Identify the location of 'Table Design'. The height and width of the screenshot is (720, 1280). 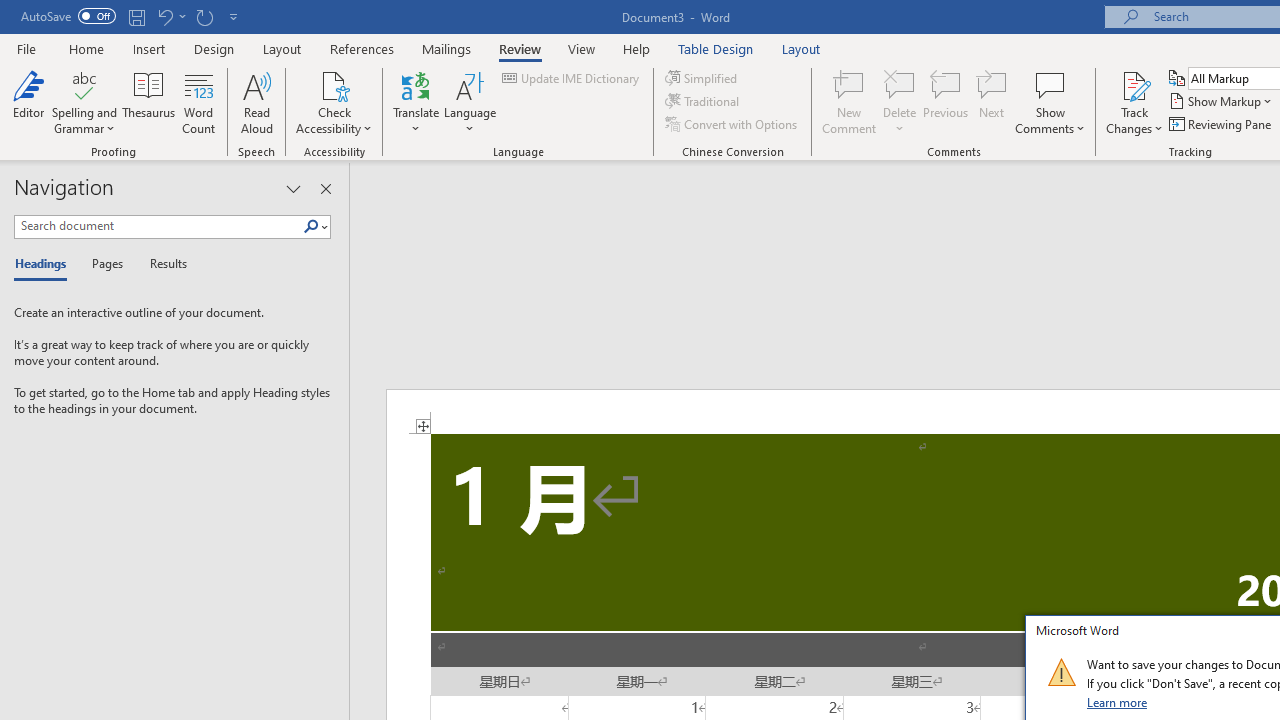
(716, 48).